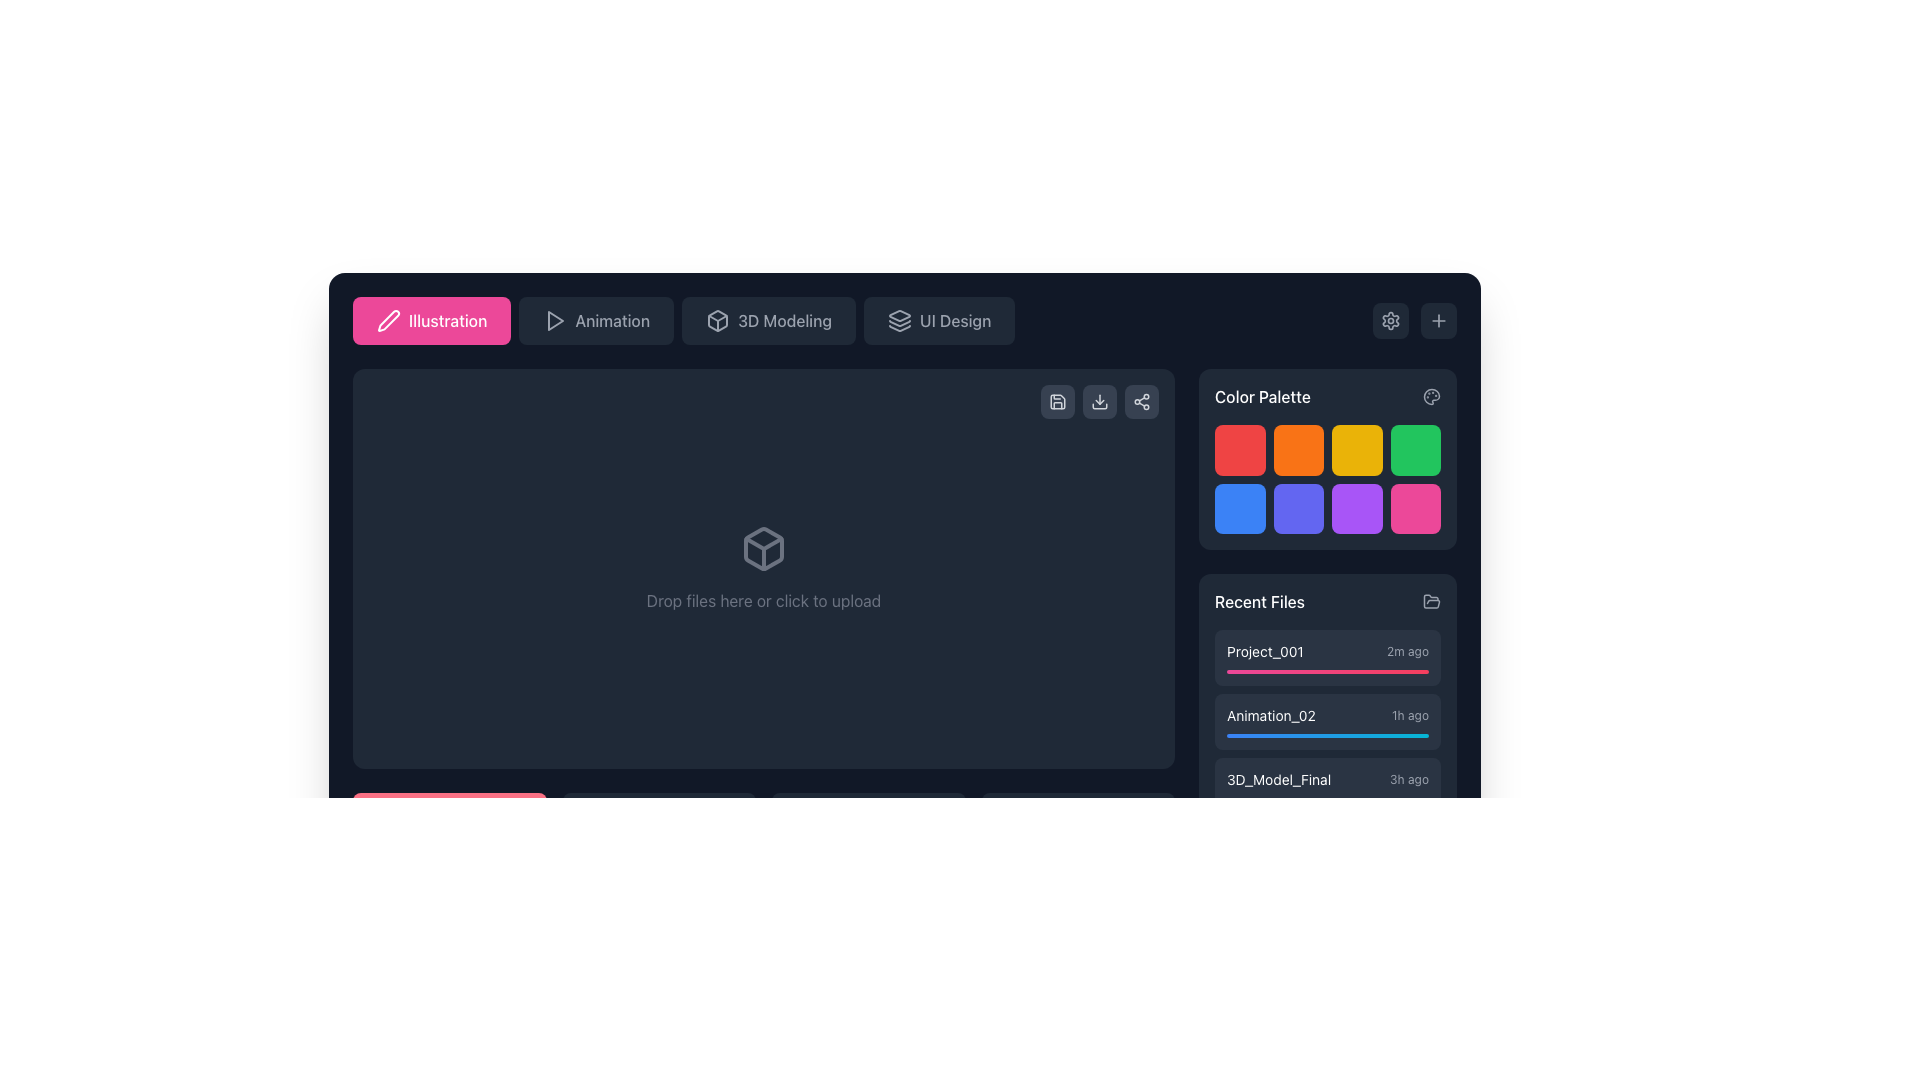  Describe the element at coordinates (868, 840) in the screenshot. I see `the 'Select' button, which is the third button in a set of four horizontally arranged buttons at the bottom of the interface` at that location.